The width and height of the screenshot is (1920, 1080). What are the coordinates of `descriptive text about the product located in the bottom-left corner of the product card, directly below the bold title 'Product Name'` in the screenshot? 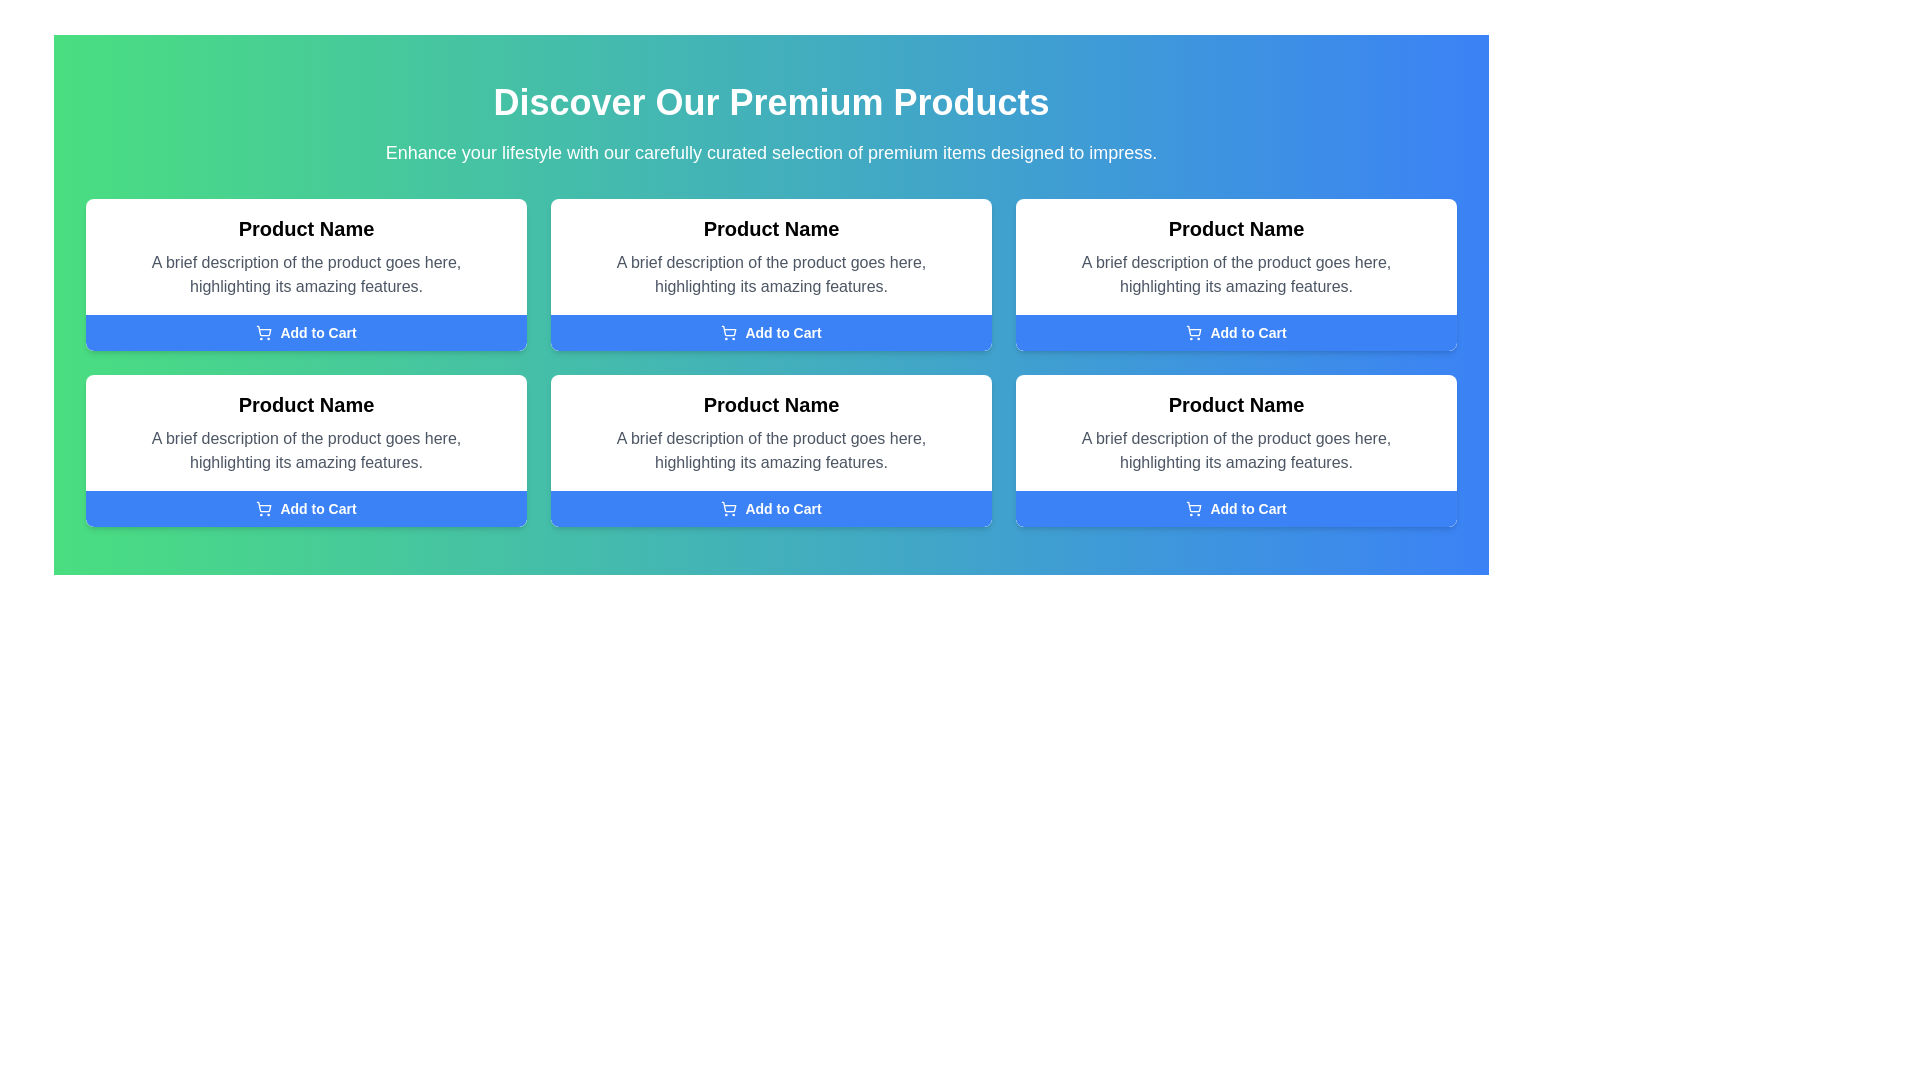 It's located at (305, 451).